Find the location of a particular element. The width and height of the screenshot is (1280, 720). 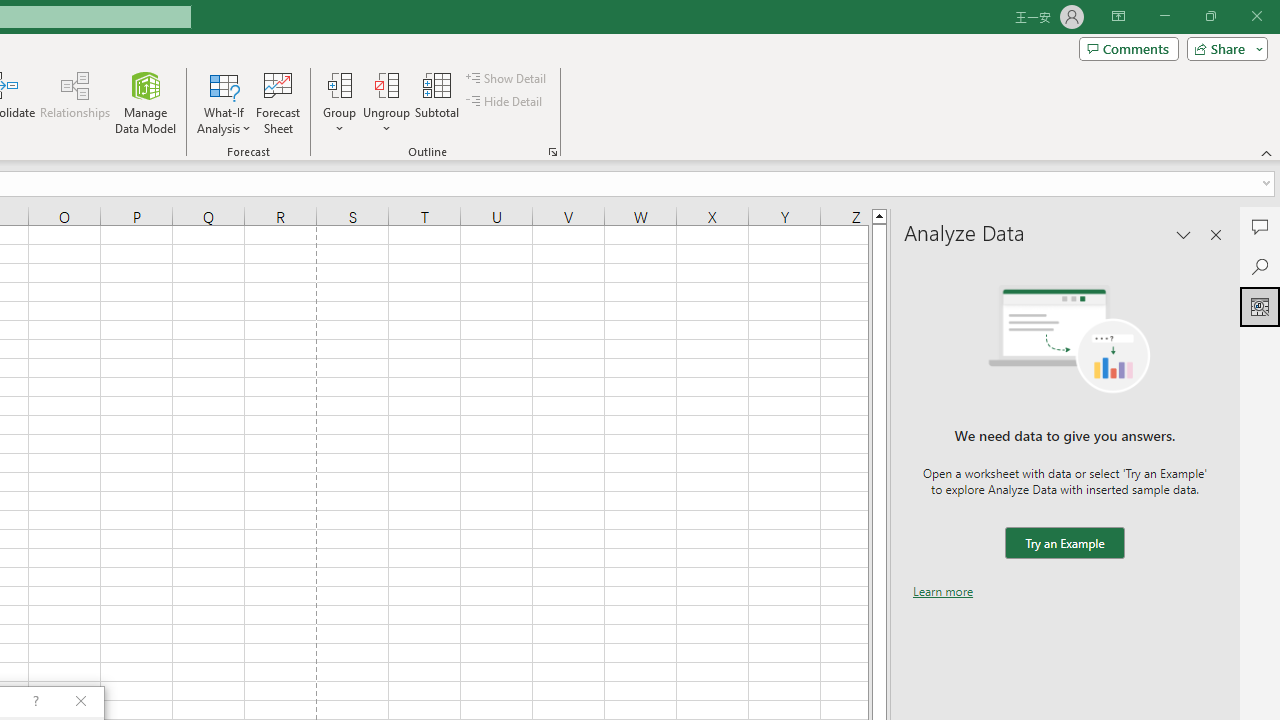

'What-If Analysis' is located at coordinates (224, 103).